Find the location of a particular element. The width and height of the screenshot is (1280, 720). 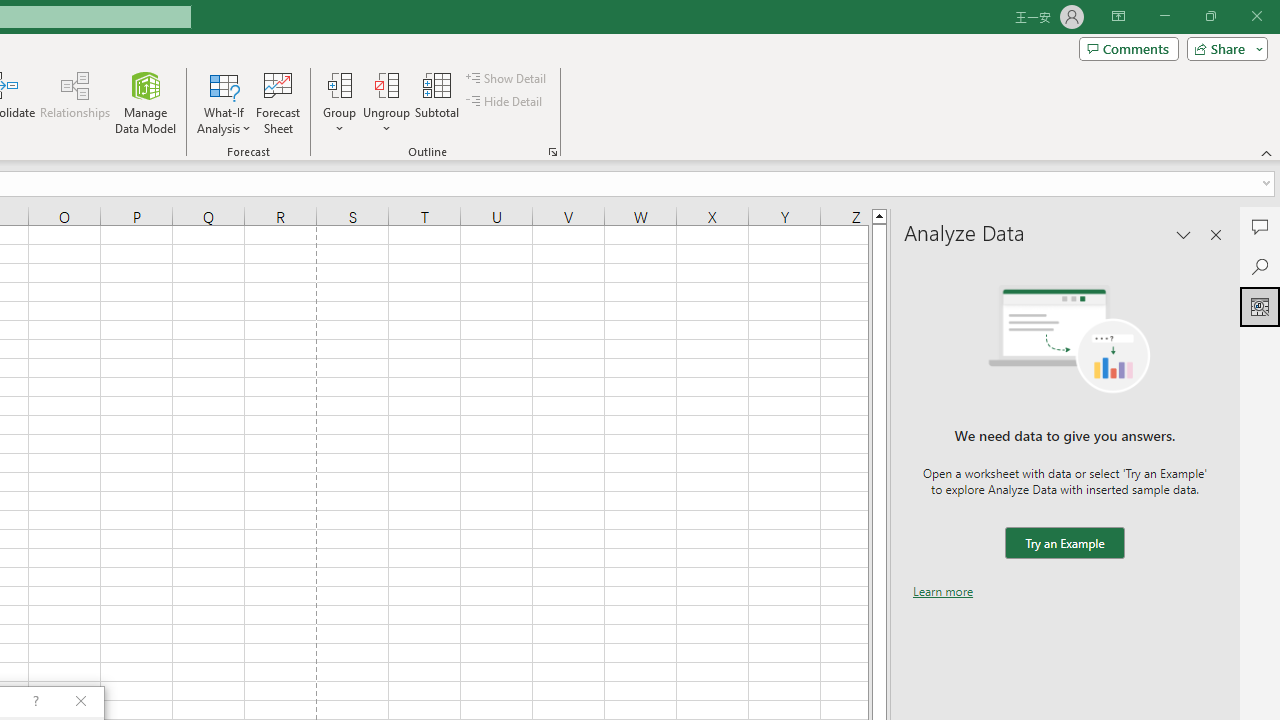

'What-If Analysis' is located at coordinates (224, 103).